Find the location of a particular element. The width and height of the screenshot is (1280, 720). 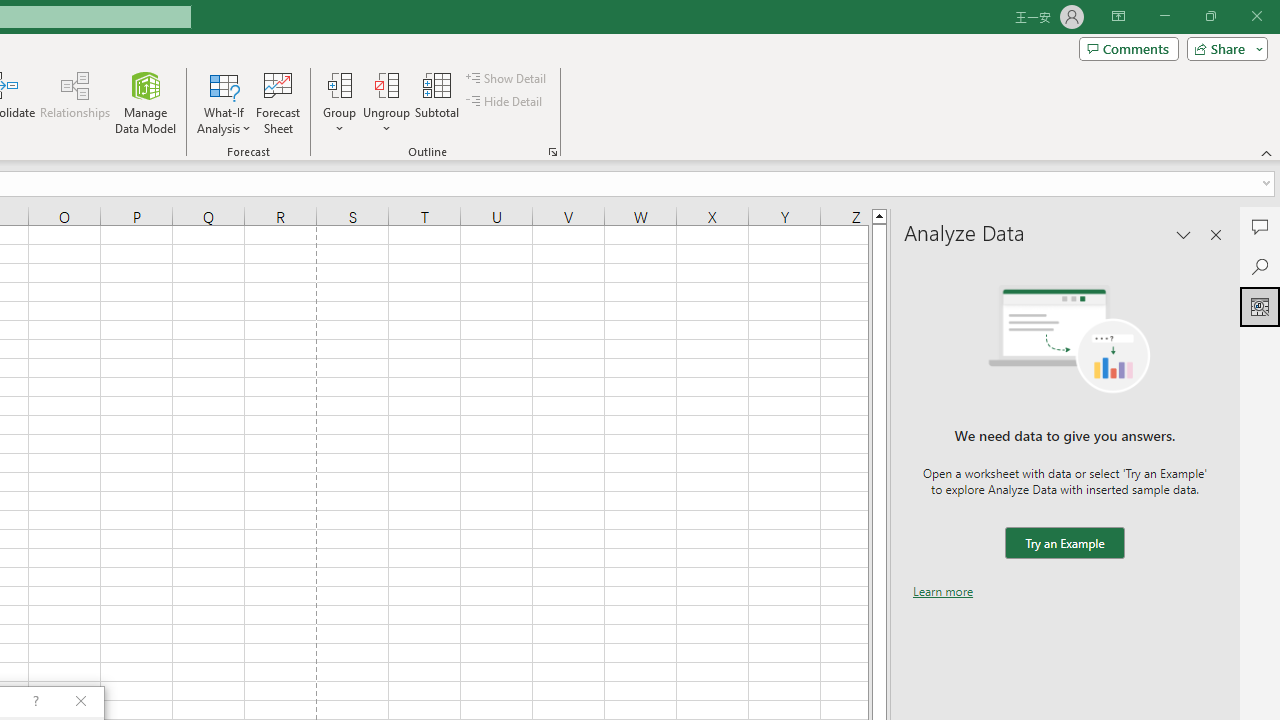

'What-If Analysis' is located at coordinates (224, 103).